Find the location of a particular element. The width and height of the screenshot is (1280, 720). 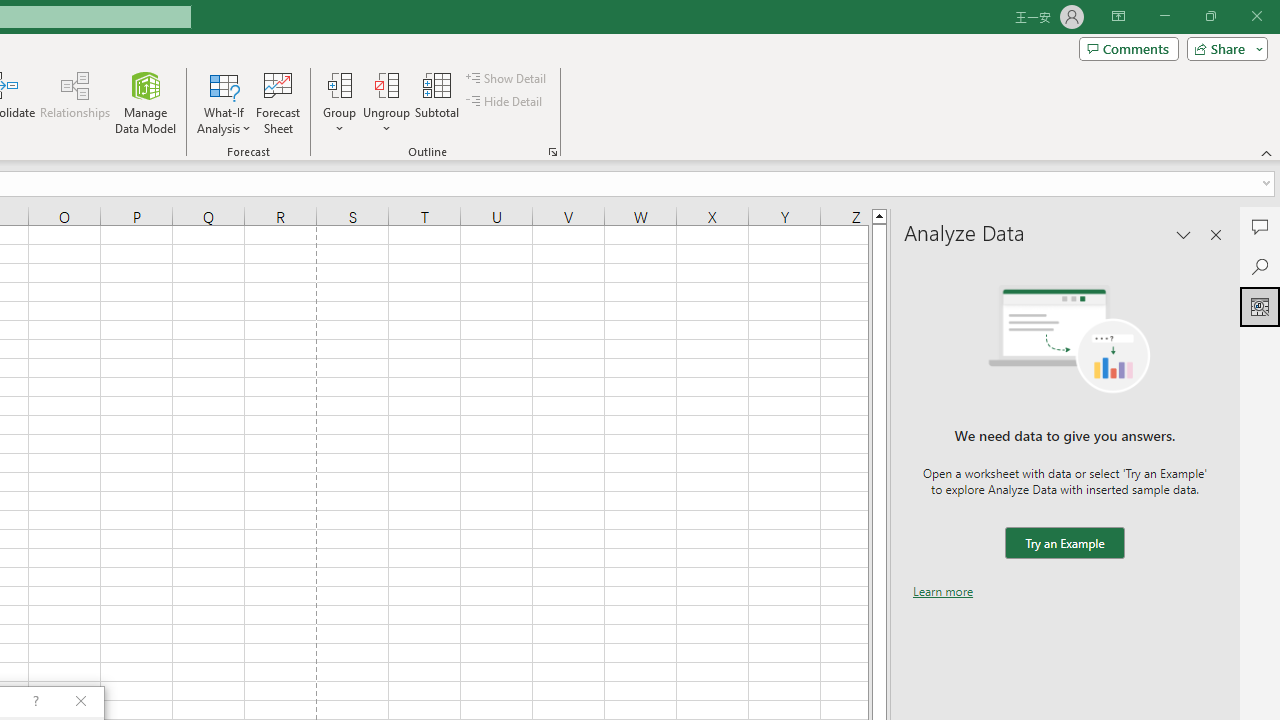

'What-If Analysis' is located at coordinates (224, 103).